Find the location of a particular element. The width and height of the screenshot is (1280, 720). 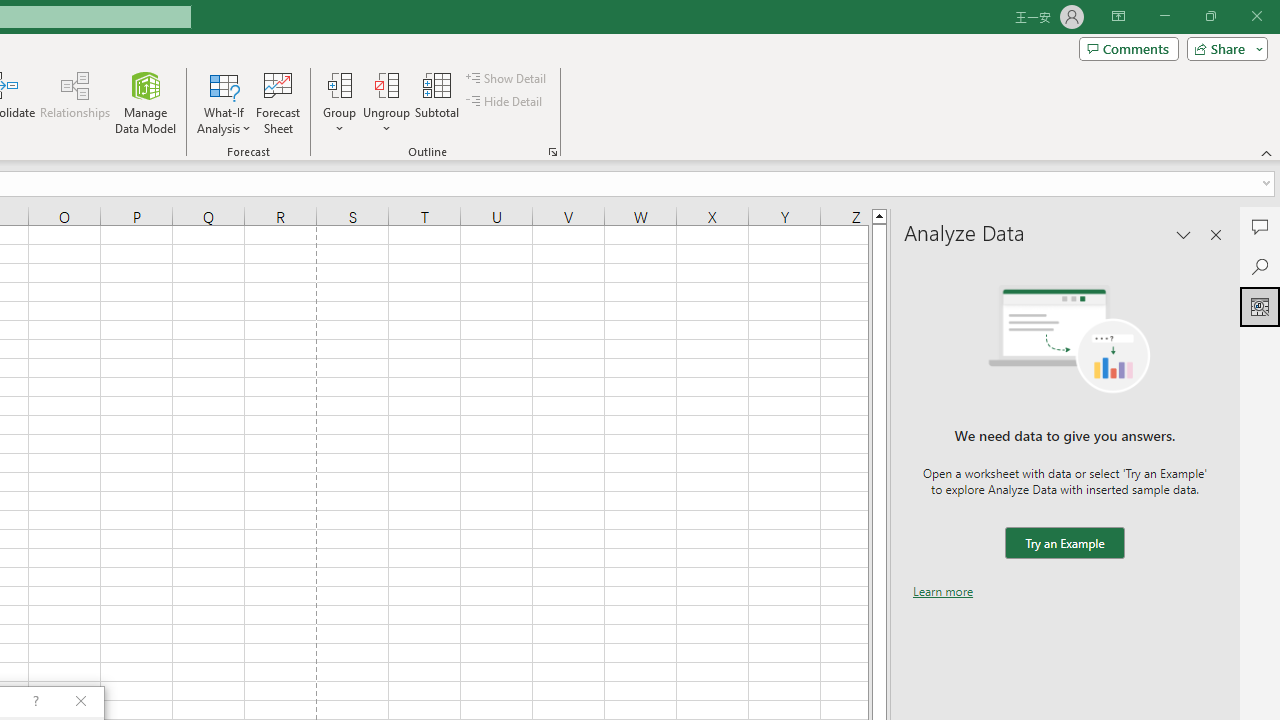

'What-If Analysis' is located at coordinates (224, 103).